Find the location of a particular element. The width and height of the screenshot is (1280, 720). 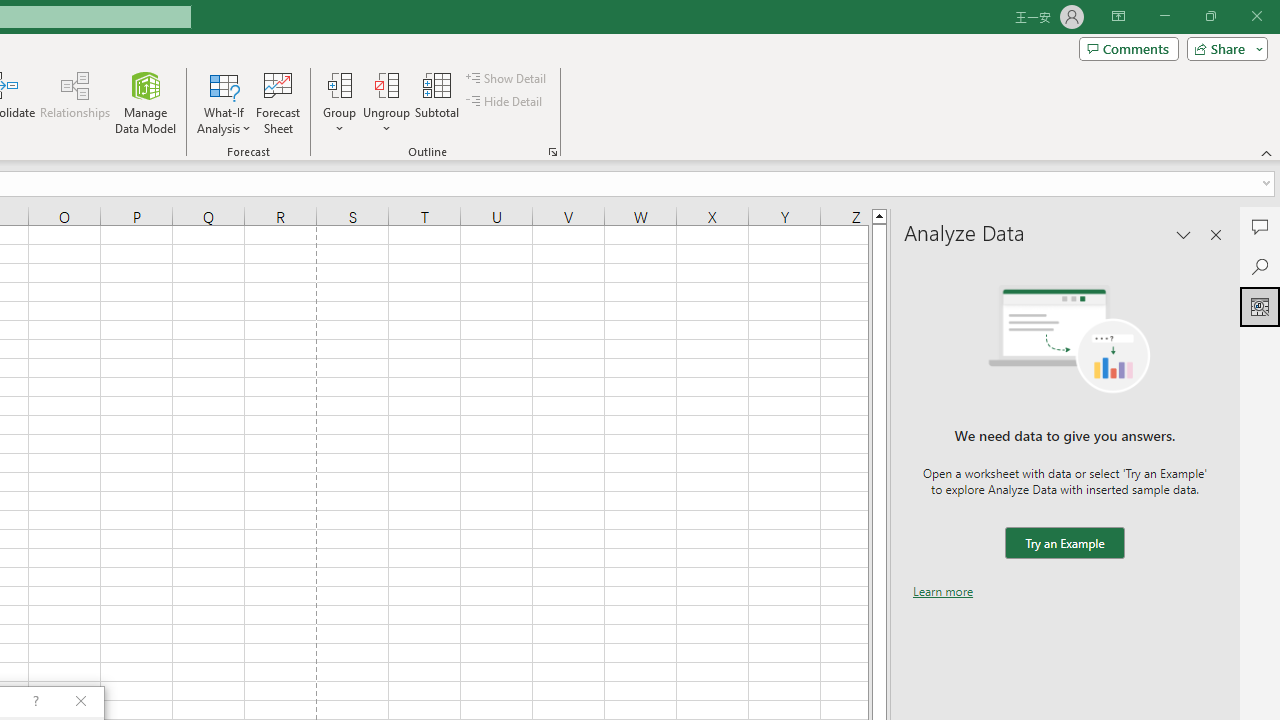

'What-If Analysis' is located at coordinates (224, 103).